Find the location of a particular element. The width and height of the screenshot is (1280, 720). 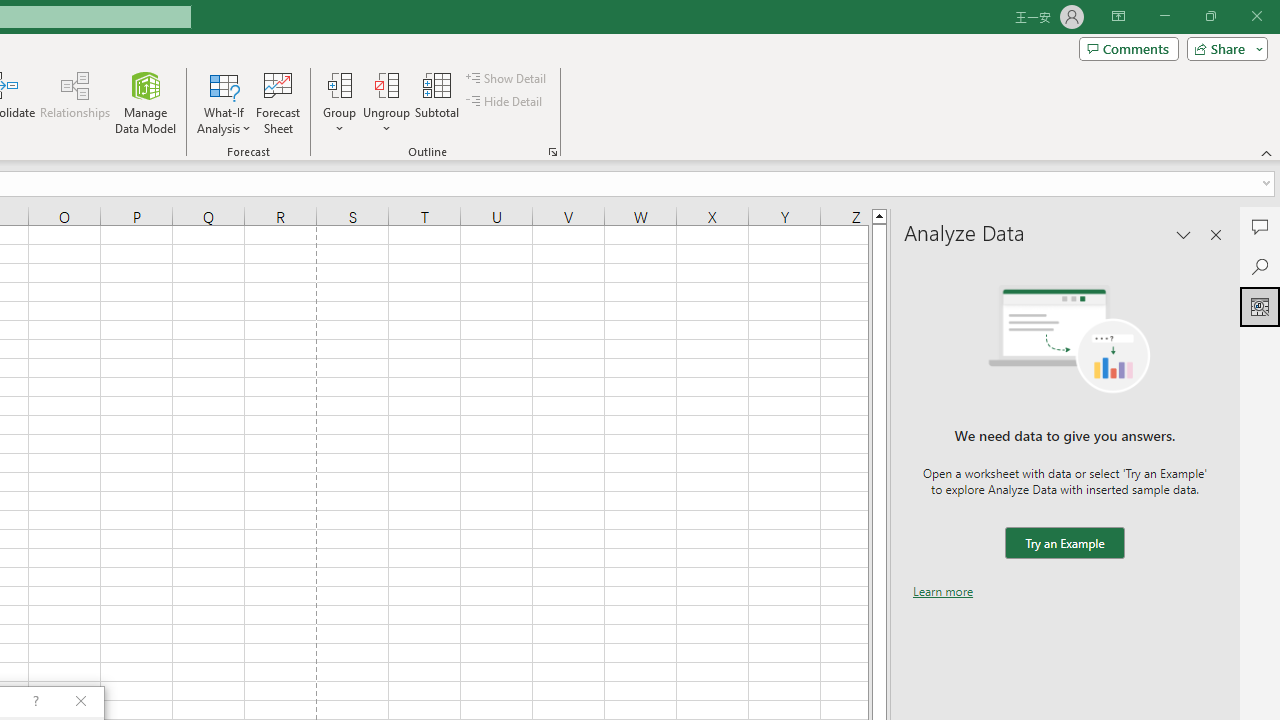

'What-If Analysis' is located at coordinates (224, 103).